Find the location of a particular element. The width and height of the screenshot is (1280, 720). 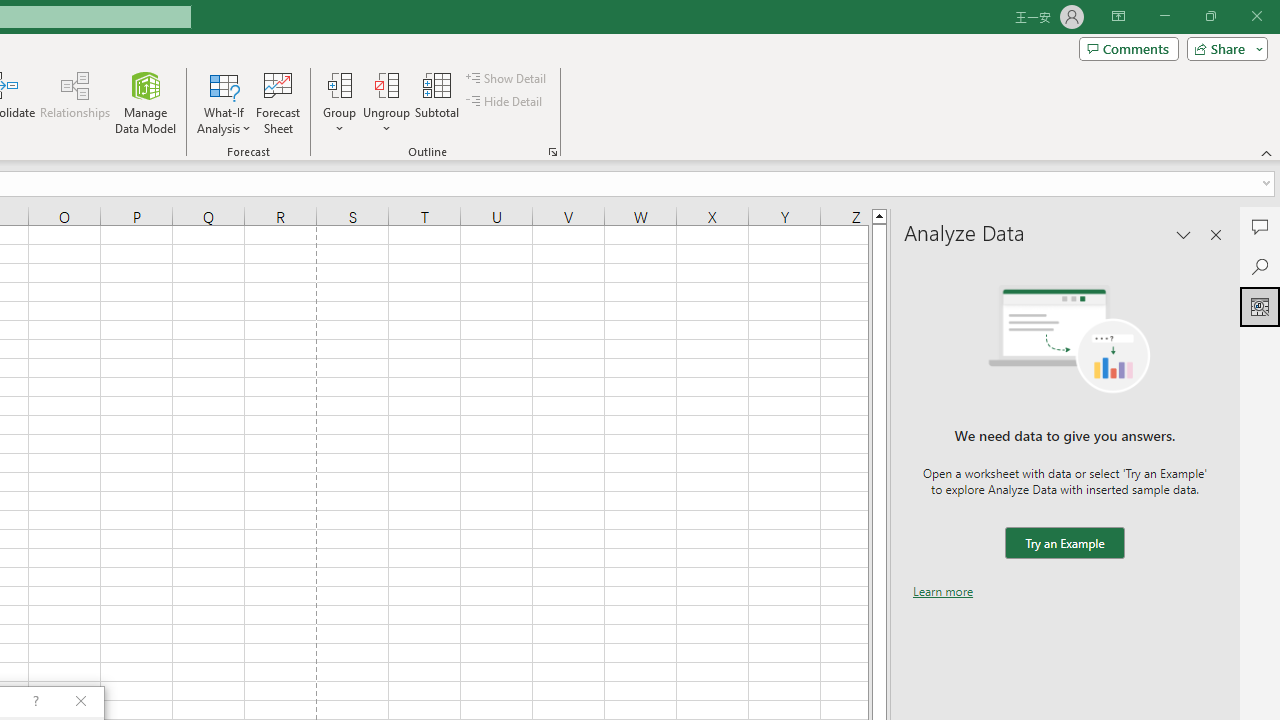

'What-If Analysis' is located at coordinates (224, 103).